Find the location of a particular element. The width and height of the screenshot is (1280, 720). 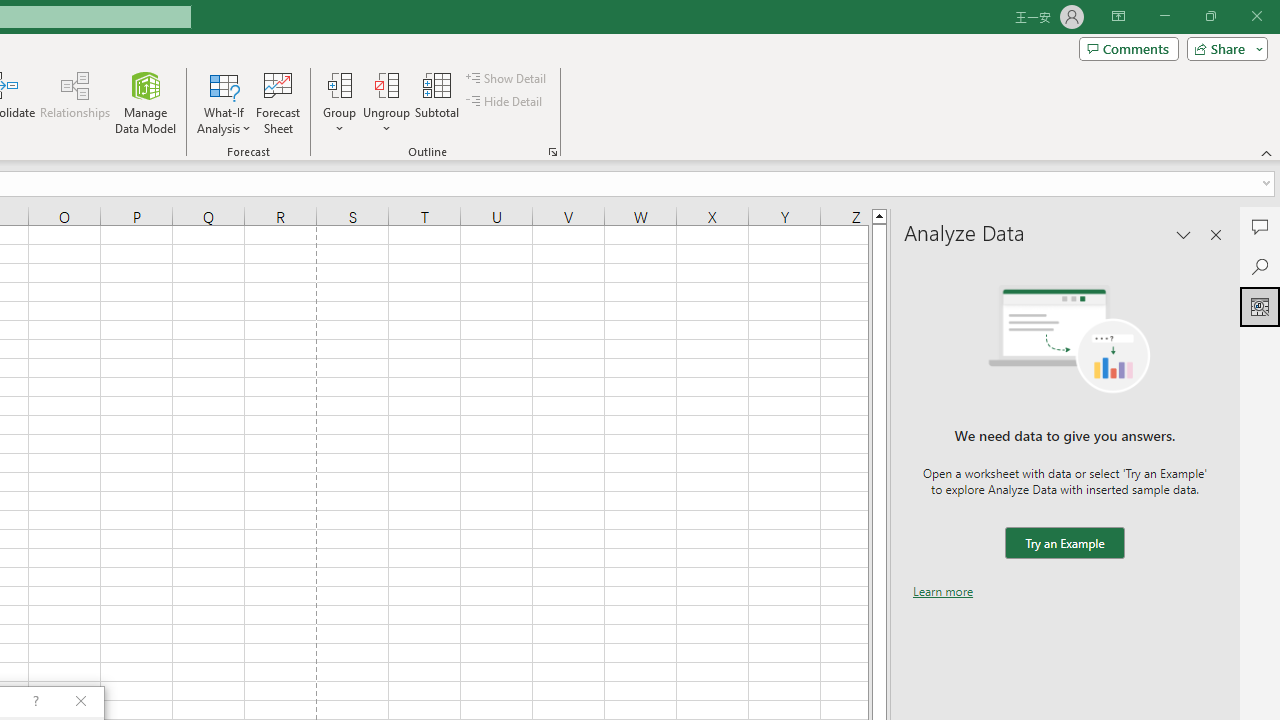

'What-If Analysis' is located at coordinates (224, 103).